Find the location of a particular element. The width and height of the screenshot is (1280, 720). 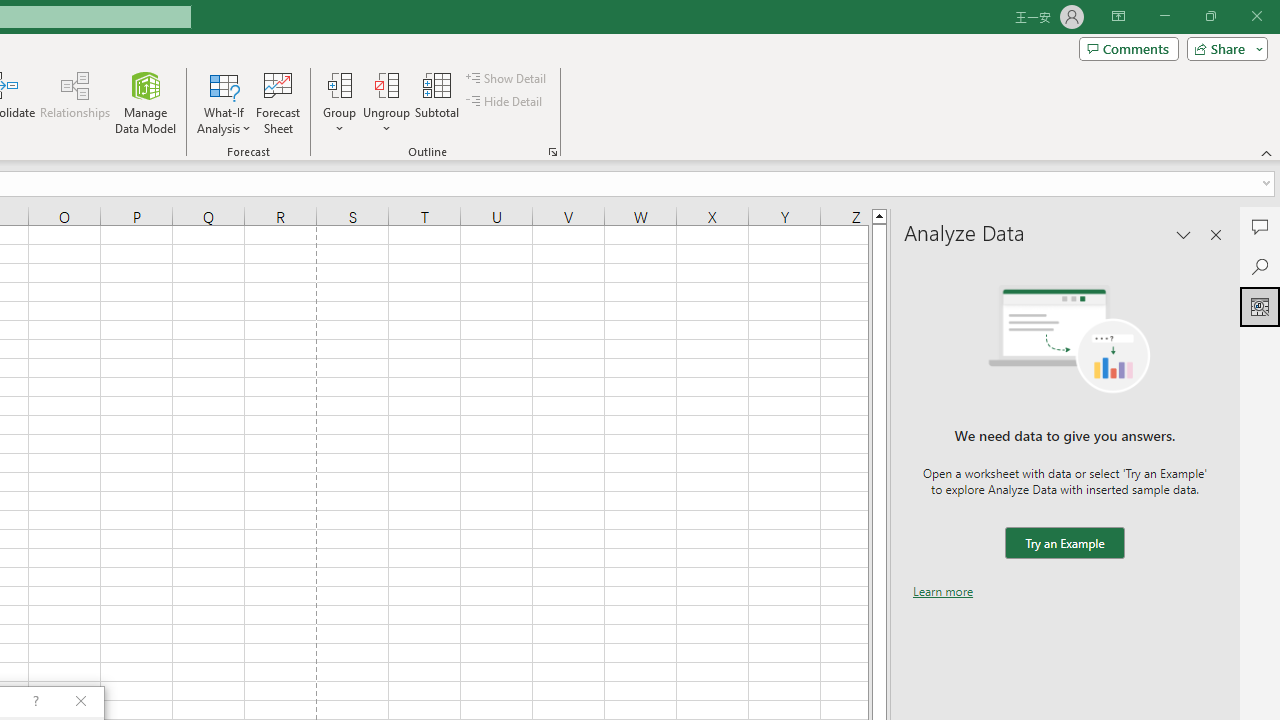

'What-If Analysis' is located at coordinates (224, 103).